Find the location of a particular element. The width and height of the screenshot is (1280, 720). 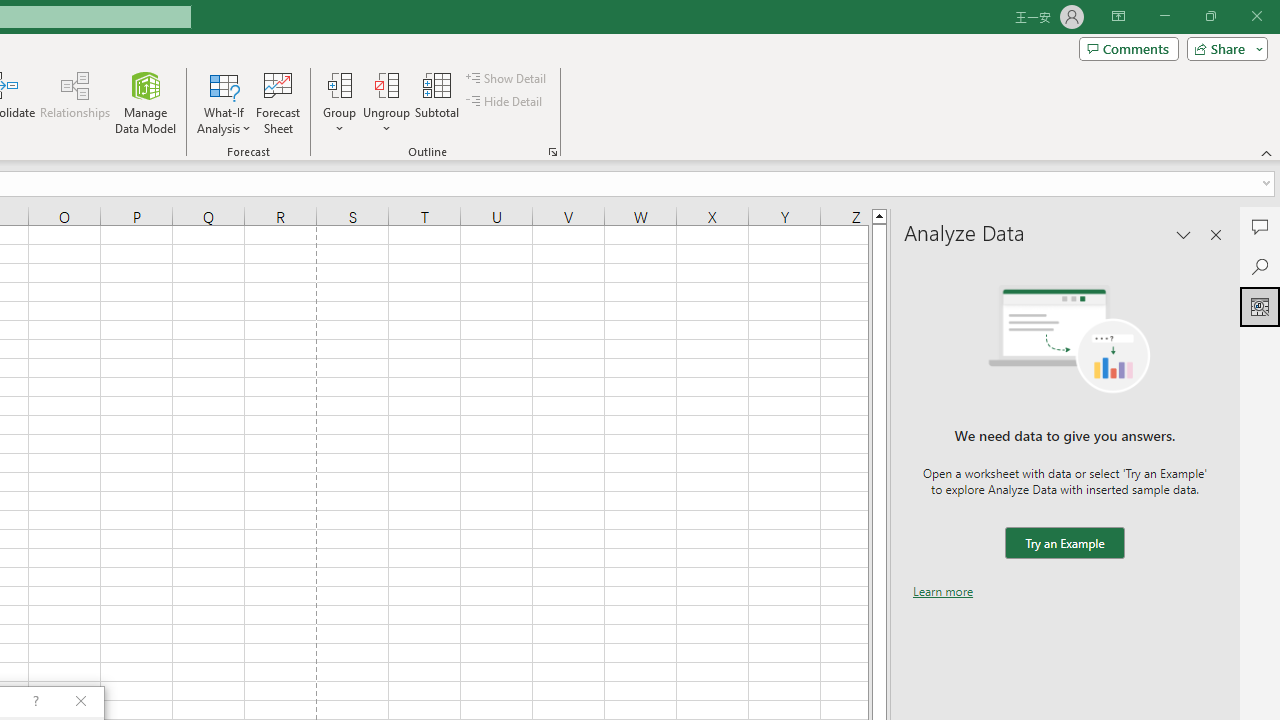

'What-If Analysis' is located at coordinates (224, 103).